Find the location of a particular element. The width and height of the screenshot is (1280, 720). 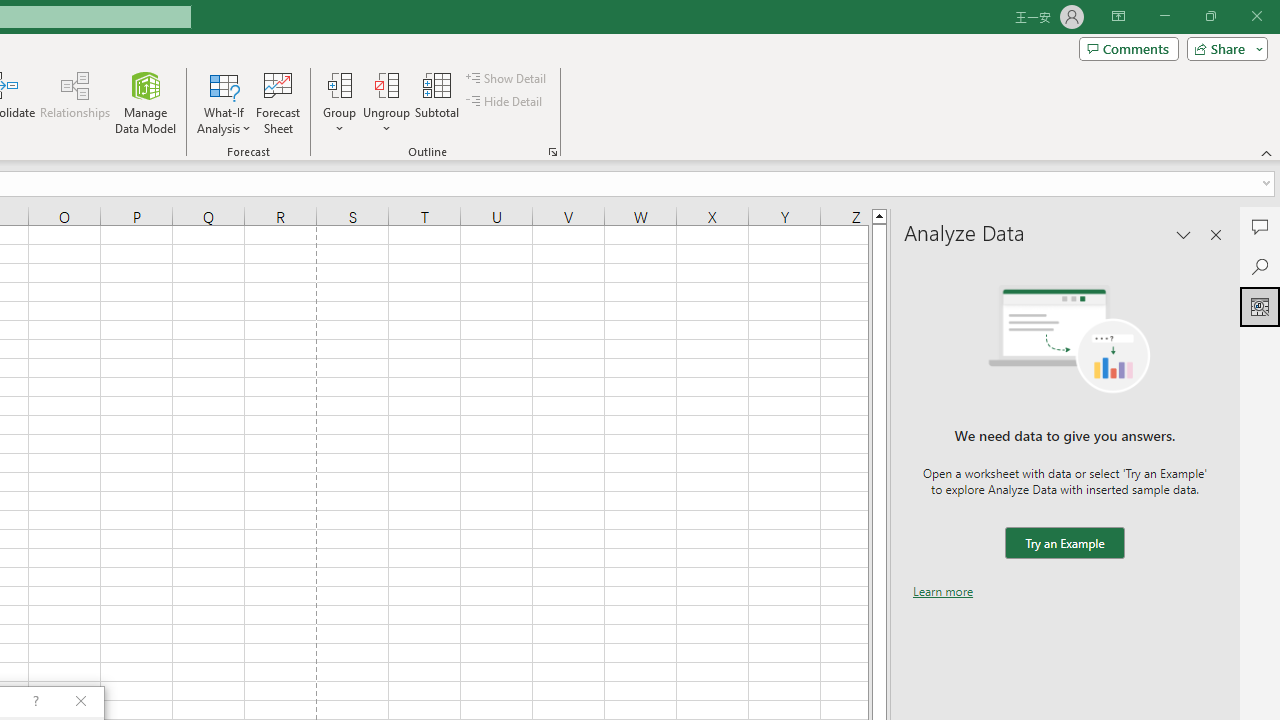

'What-If Analysis' is located at coordinates (224, 103).